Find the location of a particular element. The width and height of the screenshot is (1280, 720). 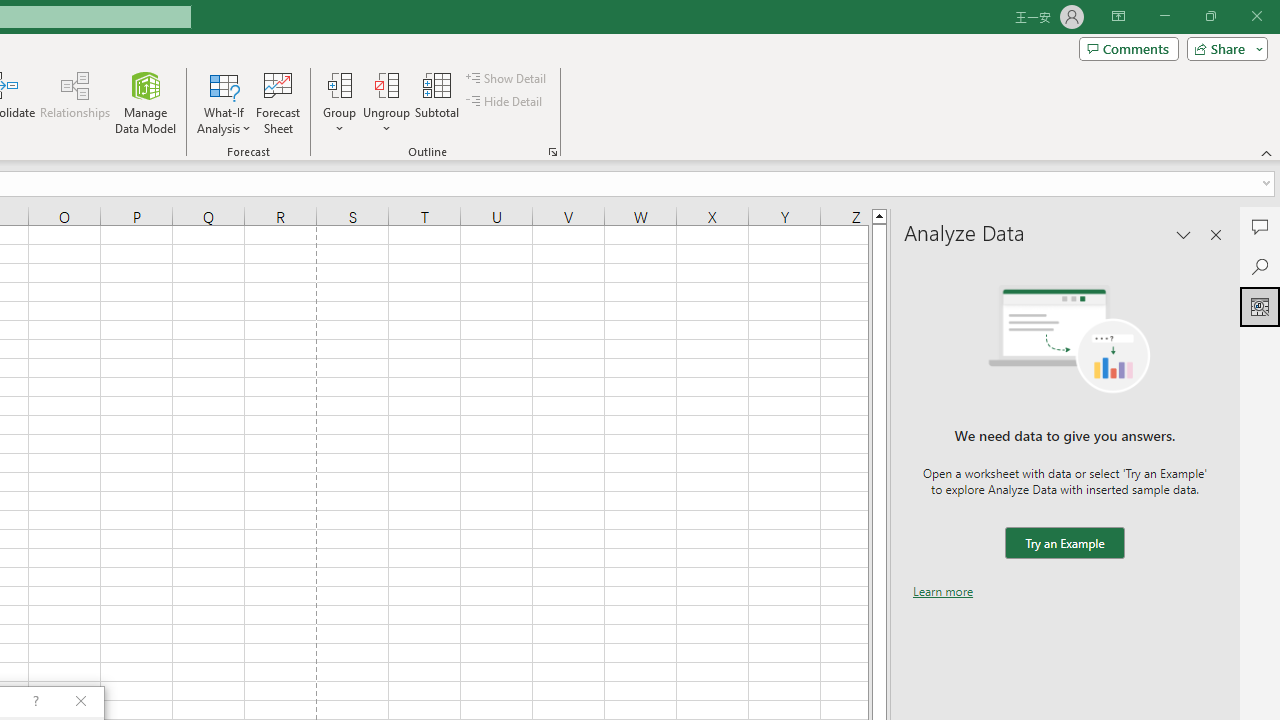

'What-If Analysis' is located at coordinates (224, 103).